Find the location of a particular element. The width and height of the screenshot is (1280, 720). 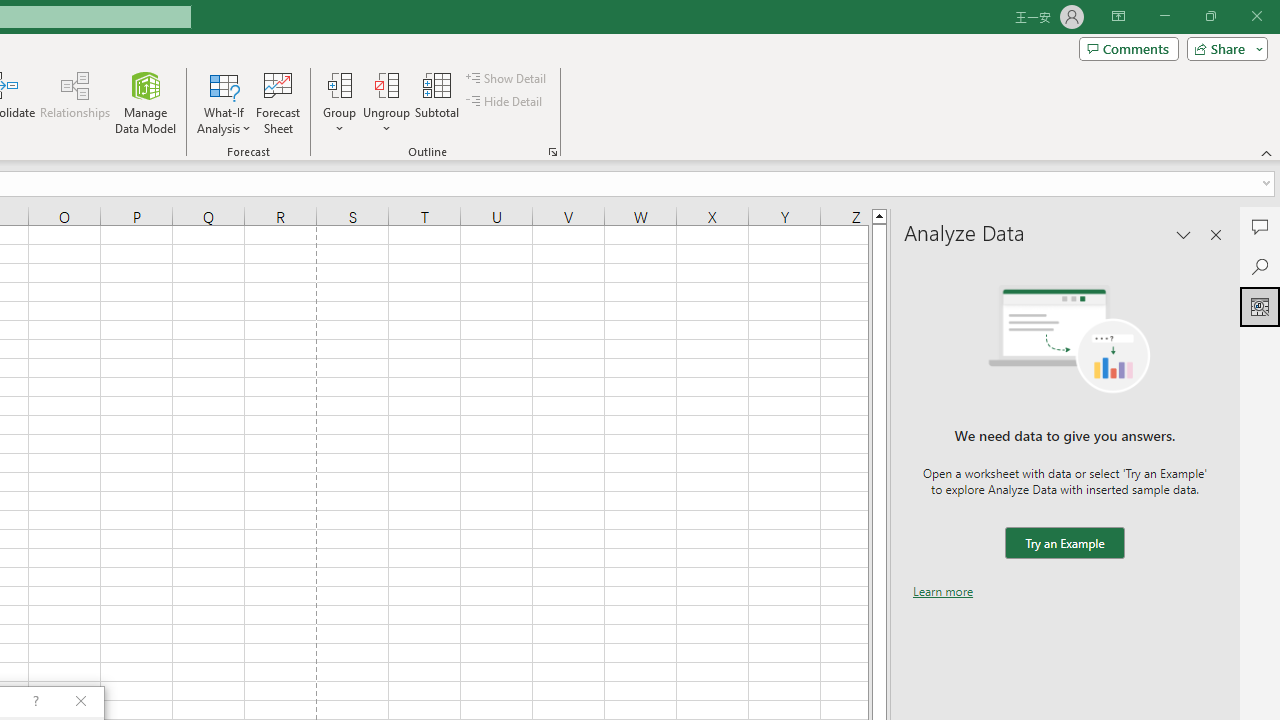

'What-If Analysis' is located at coordinates (224, 103).